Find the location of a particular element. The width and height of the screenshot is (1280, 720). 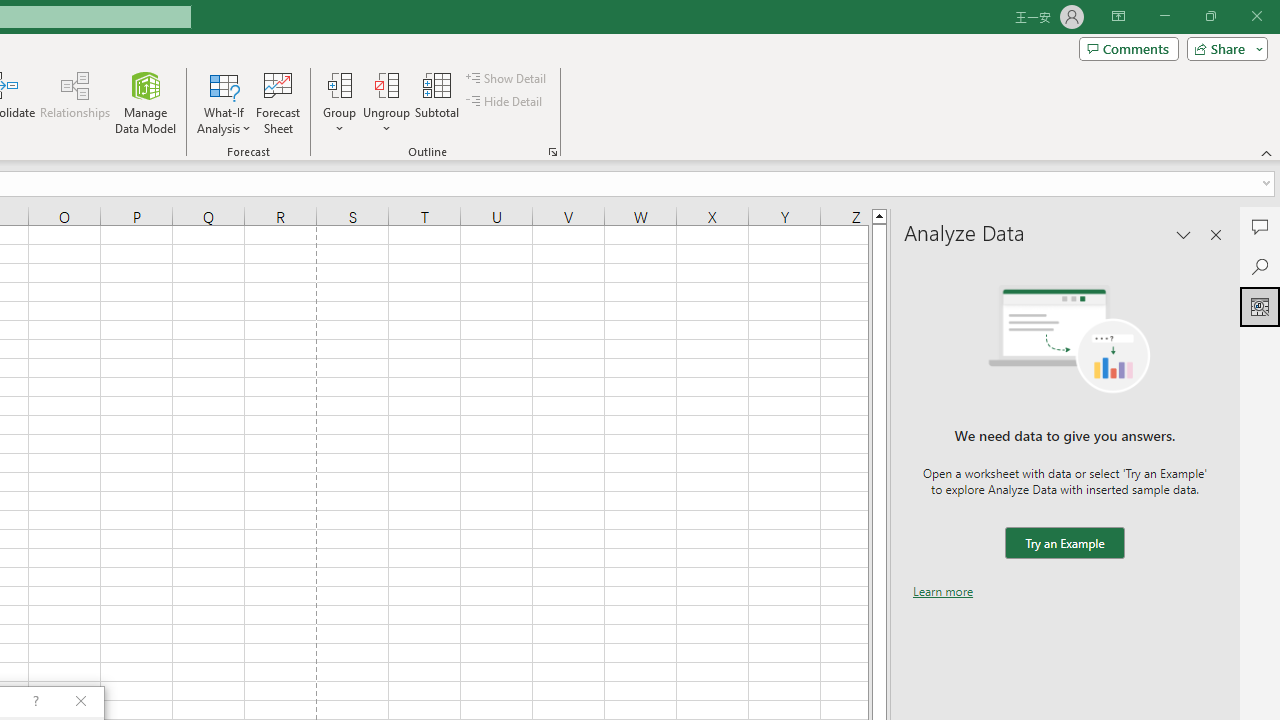

'What-If Analysis' is located at coordinates (224, 103).